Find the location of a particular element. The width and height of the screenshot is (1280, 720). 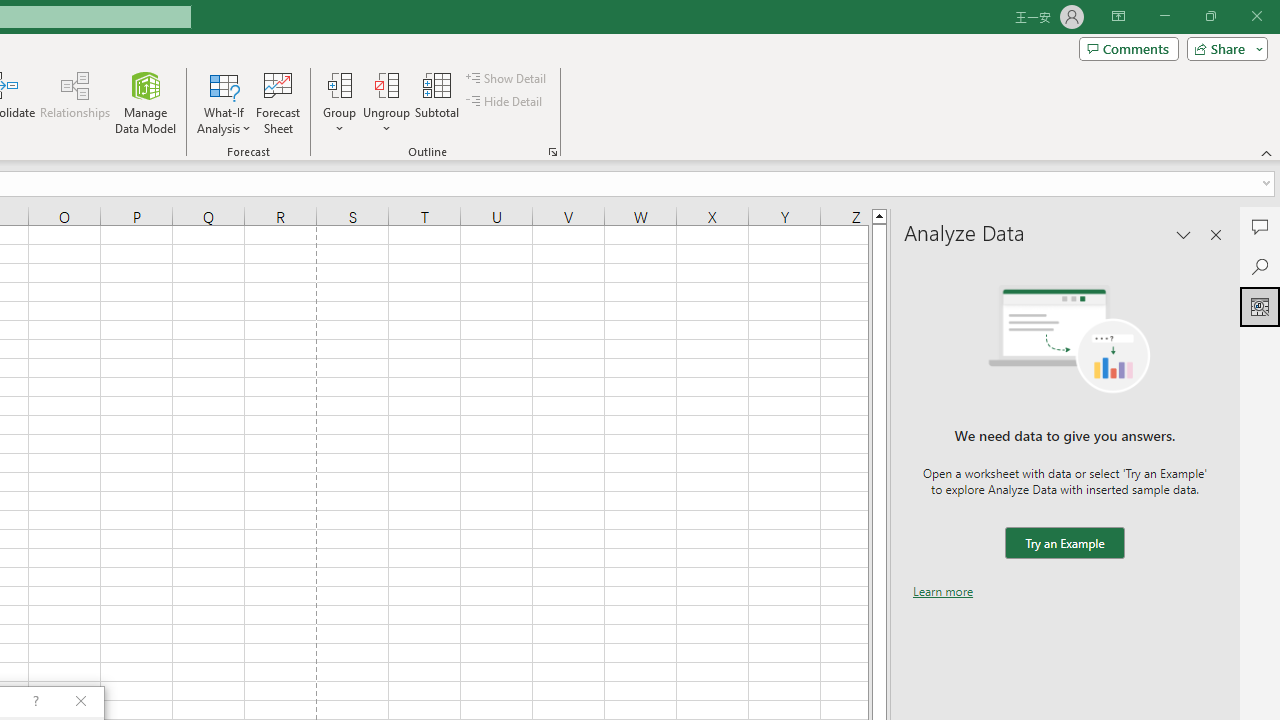

'What-If Analysis' is located at coordinates (224, 103).